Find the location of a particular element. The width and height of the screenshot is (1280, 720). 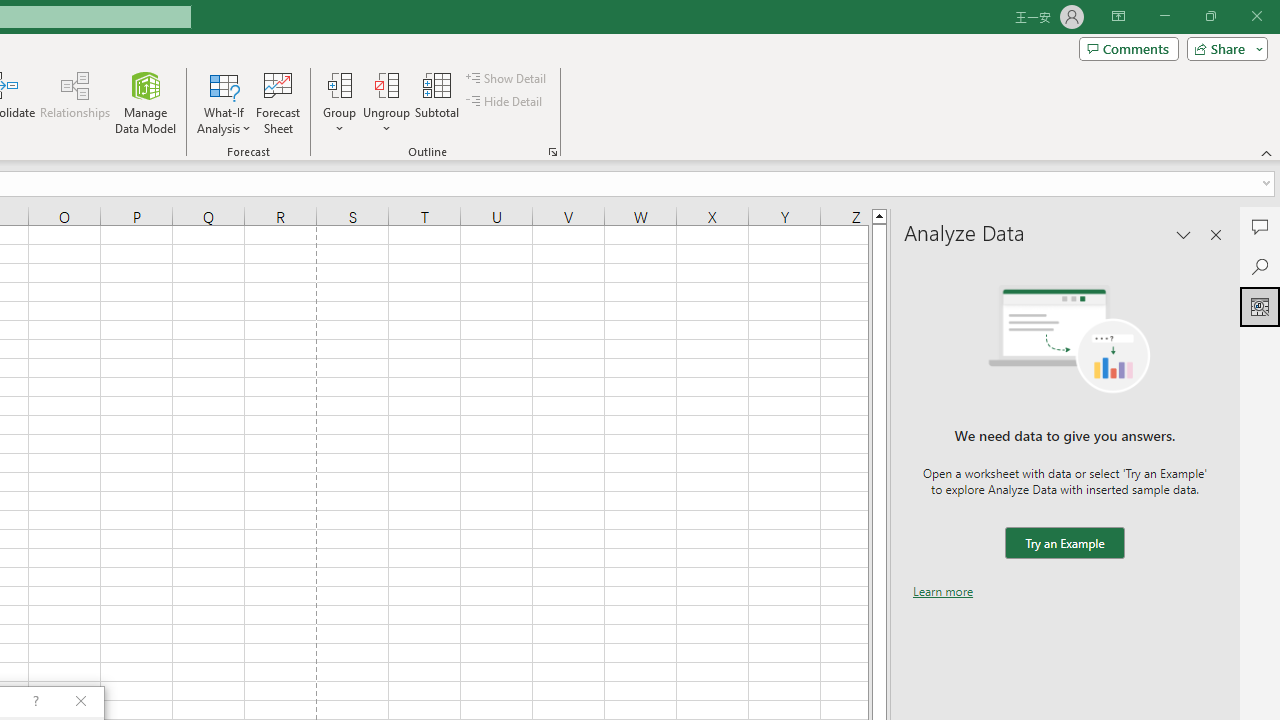

'What-If Analysis' is located at coordinates (224, 103).